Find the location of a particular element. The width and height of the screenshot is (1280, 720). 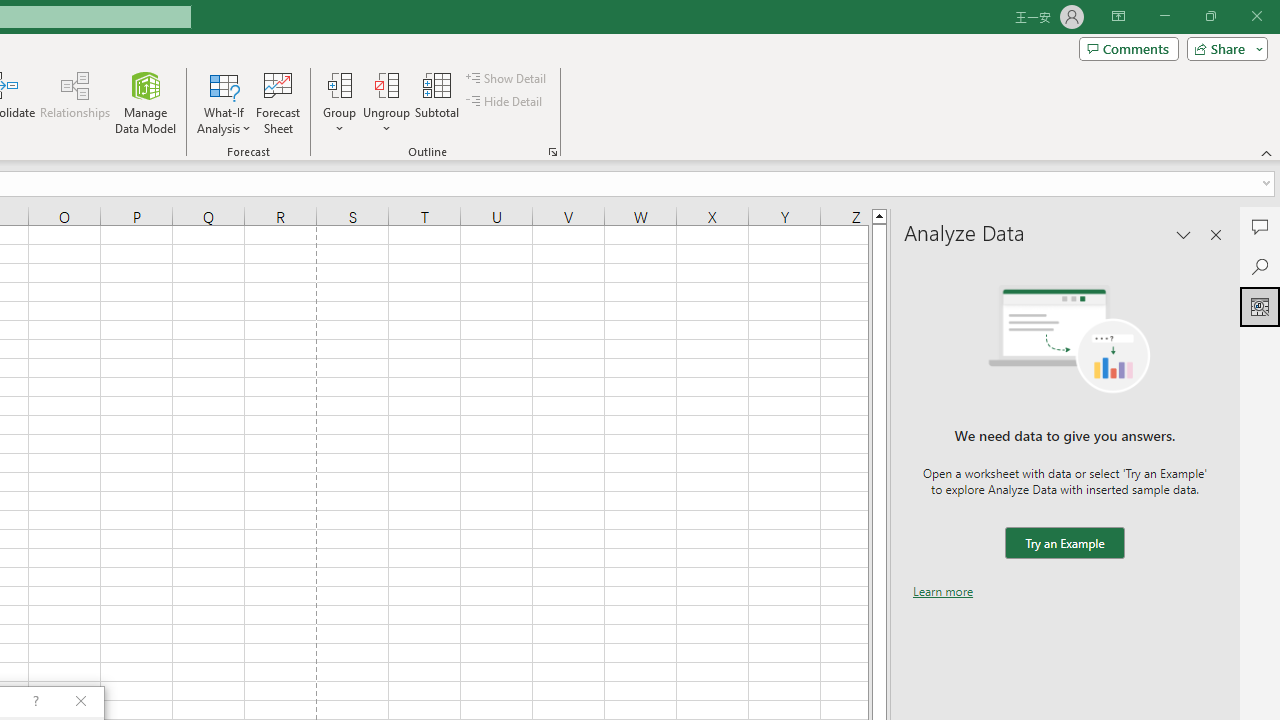

'What-If Analysis' is located at coordinates (224, 103).